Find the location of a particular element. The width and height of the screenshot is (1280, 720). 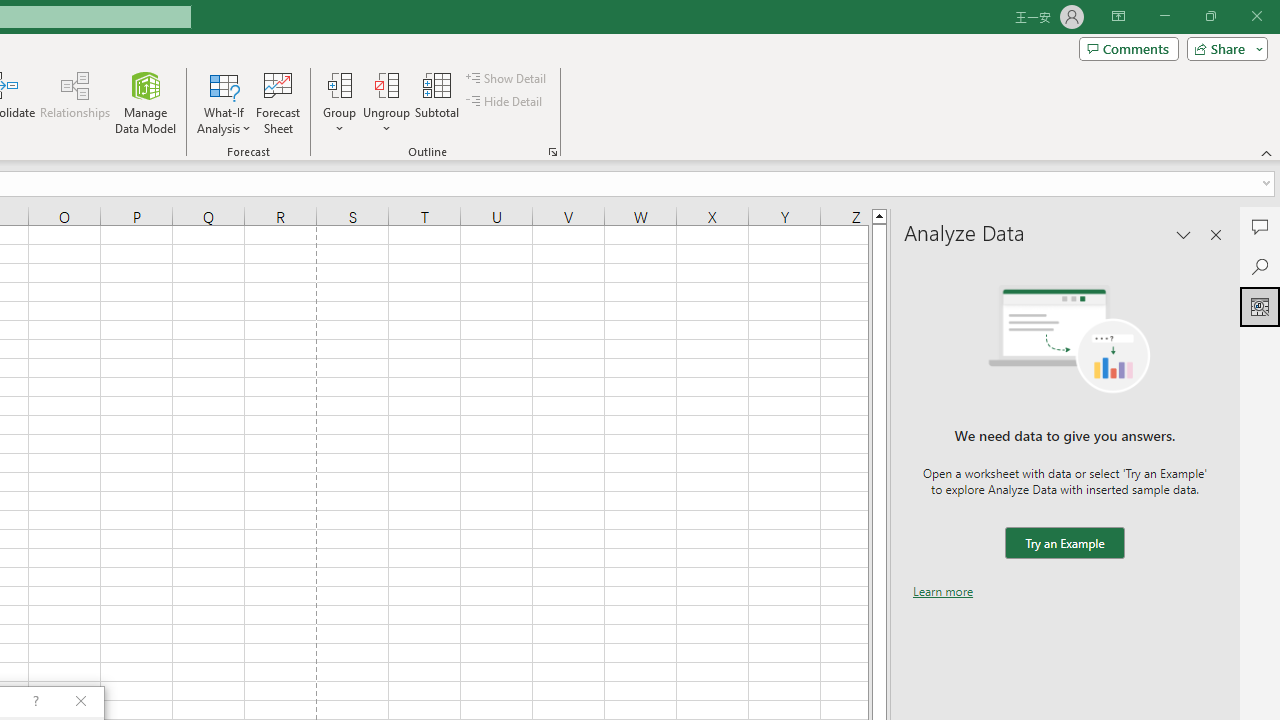

'What-If Analysis' is located at coordinates (224, 103).